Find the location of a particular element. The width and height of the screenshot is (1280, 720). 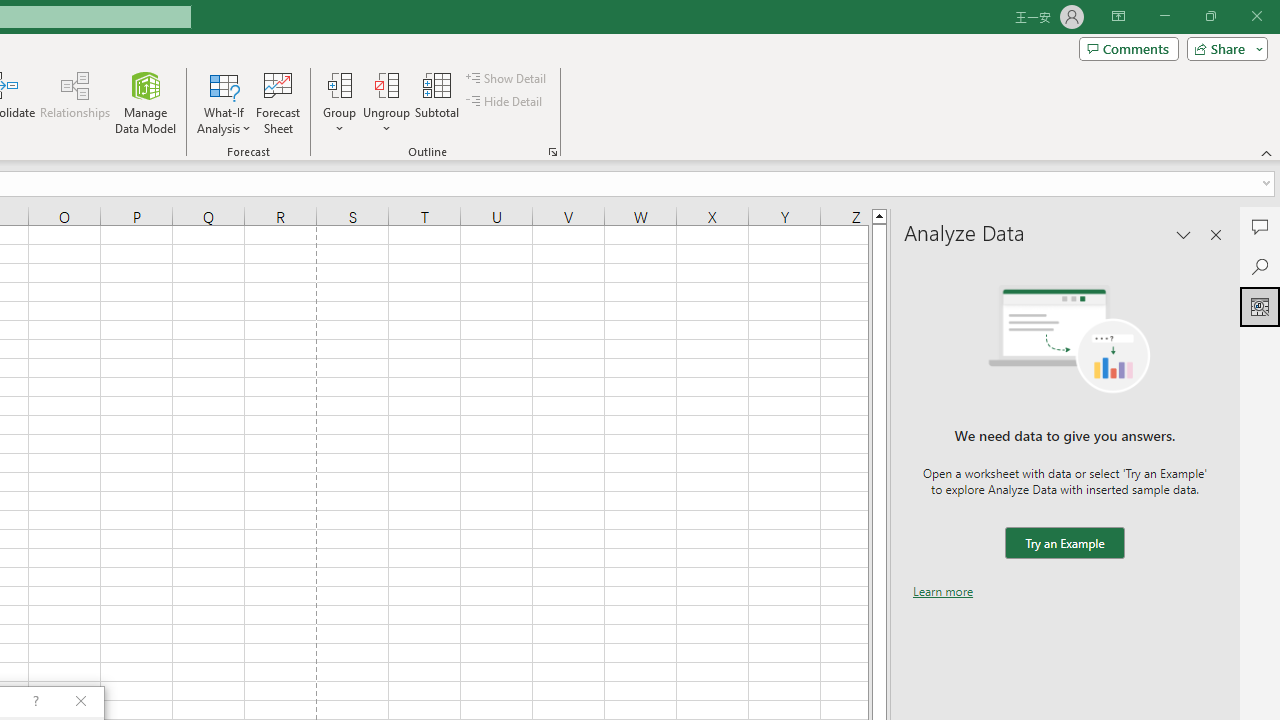

'What-If Analysis' is located at coordinates (224, 103).